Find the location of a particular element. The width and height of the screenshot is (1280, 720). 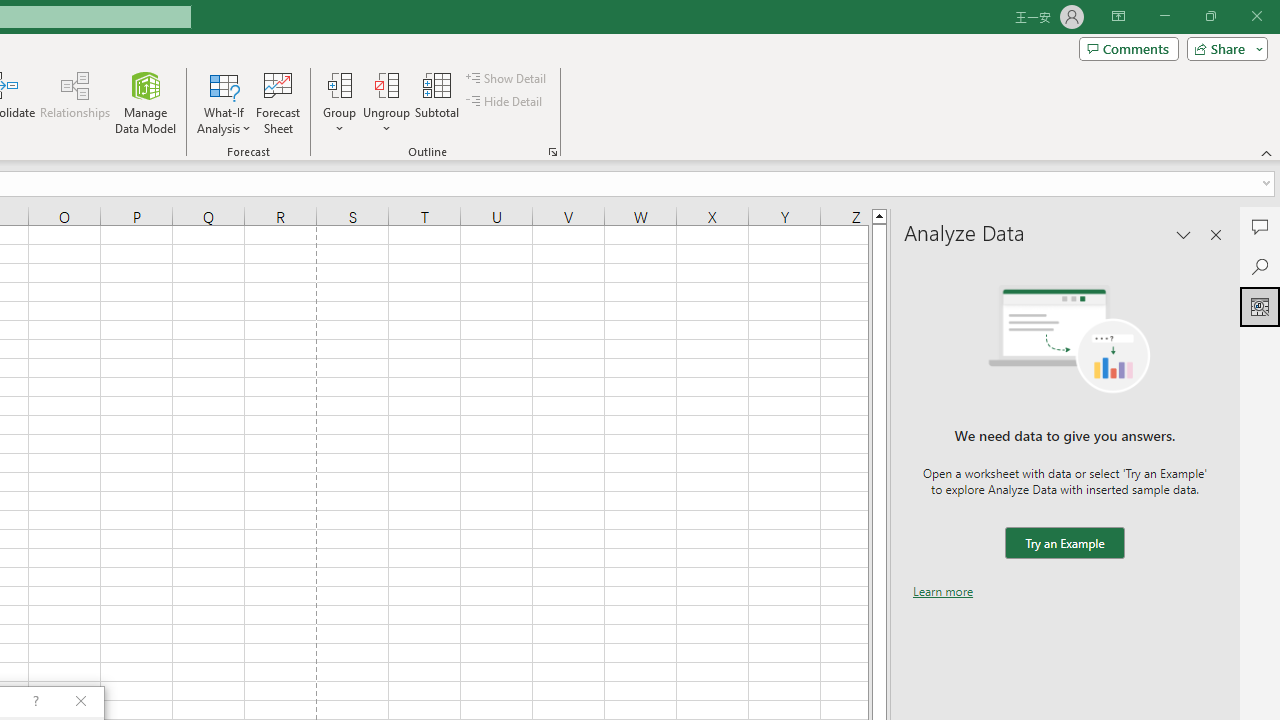

'What-If Analysis' is located at coordinates (224, 103).